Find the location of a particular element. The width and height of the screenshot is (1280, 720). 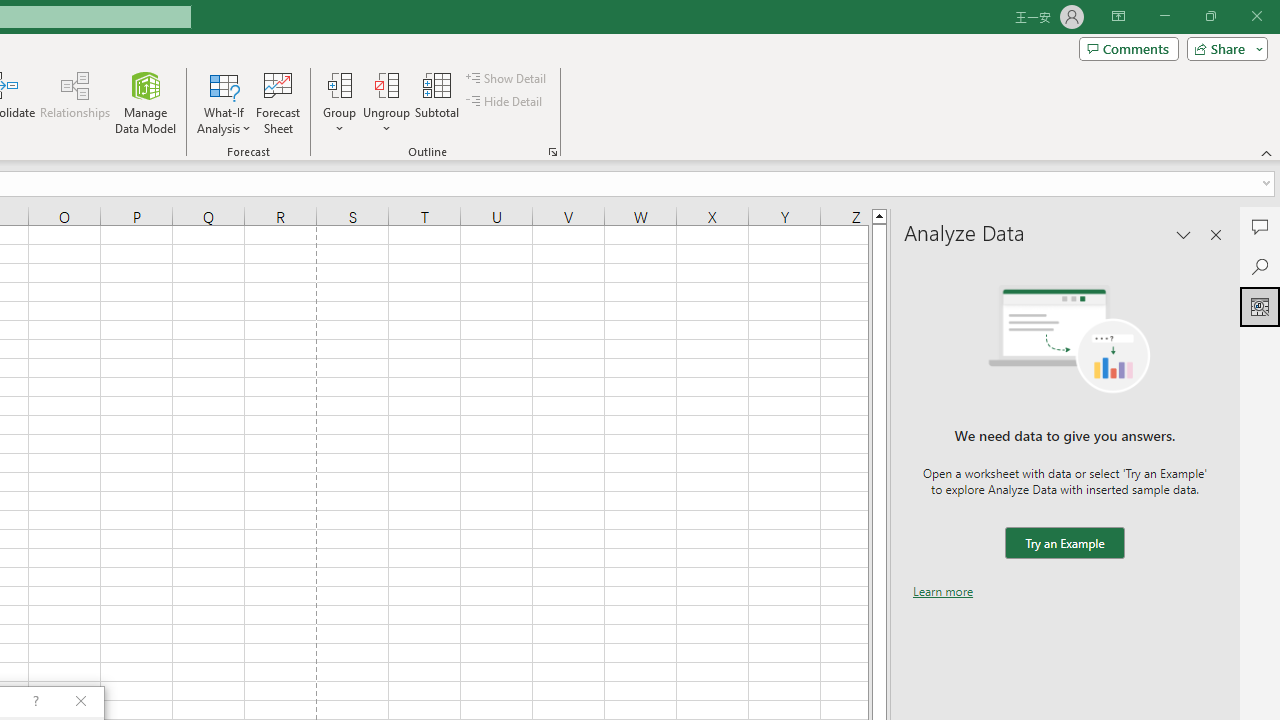

'What-If Analysis' is located at coordinates (224, 103).